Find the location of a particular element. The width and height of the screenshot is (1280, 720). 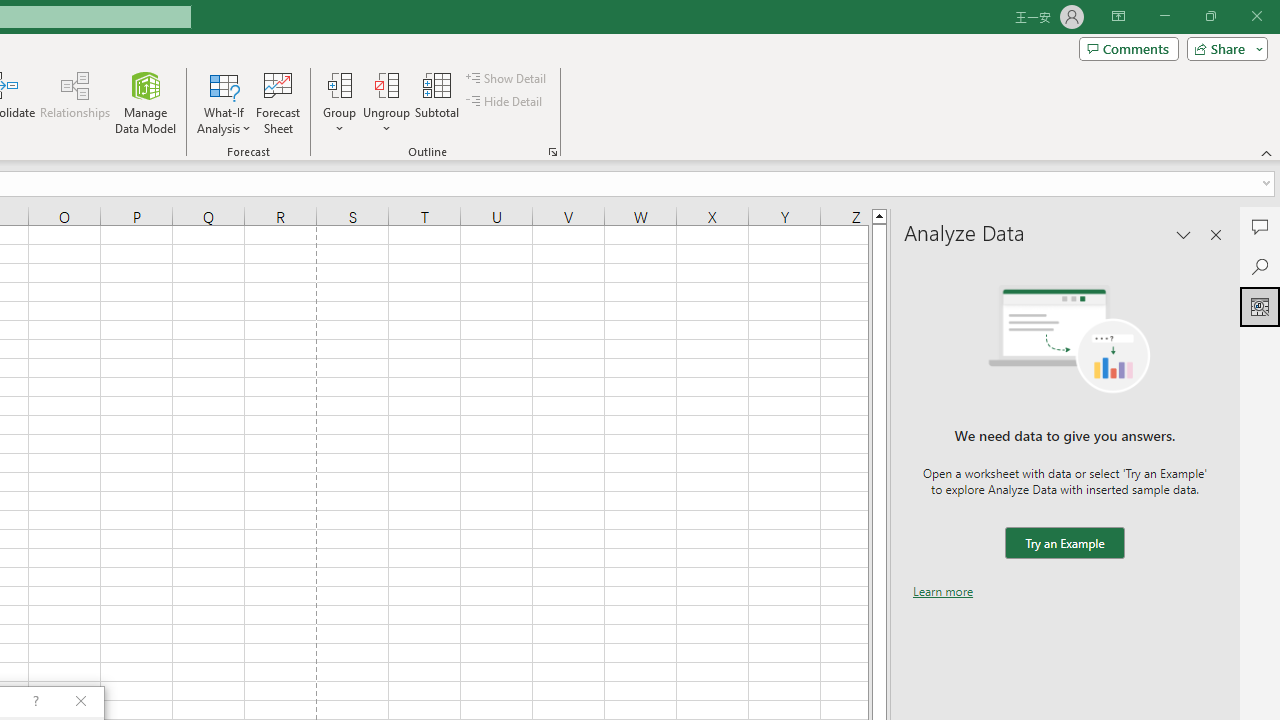

'What-If Analysis' is located at coordinates (224, 103).